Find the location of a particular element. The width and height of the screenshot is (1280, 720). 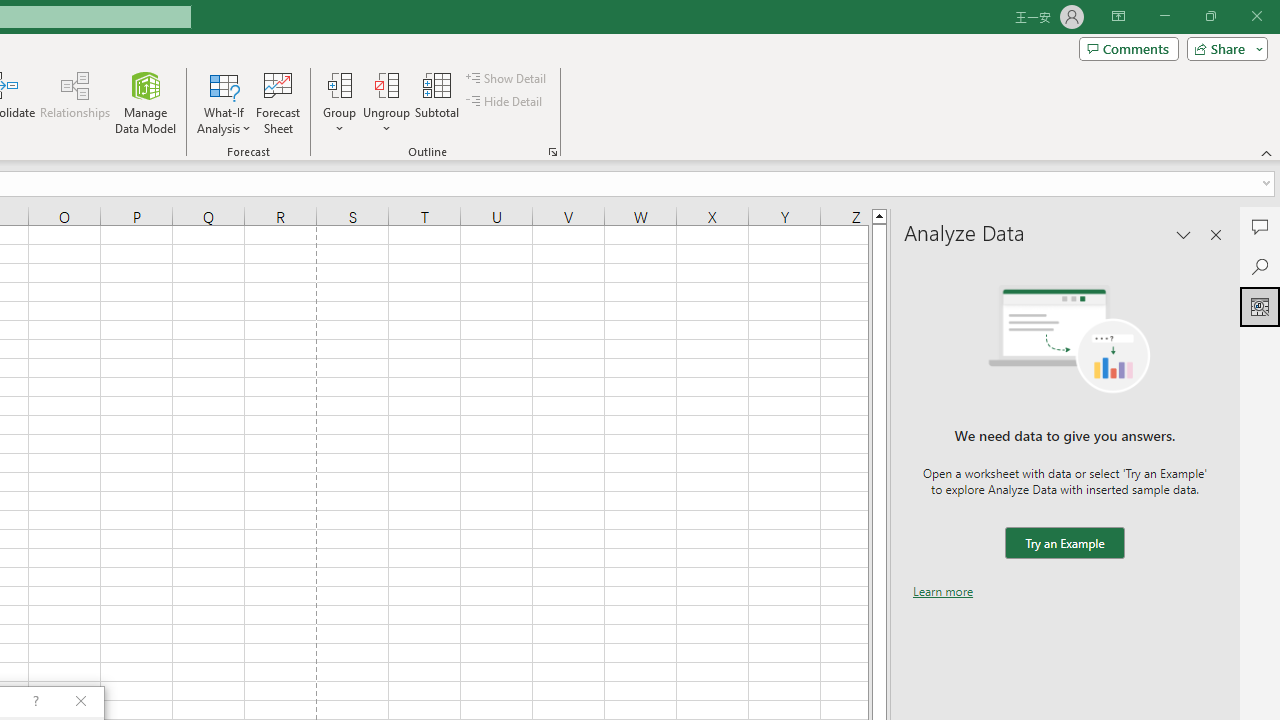

'What-If Analysis' is located at coordinates (224, 103).